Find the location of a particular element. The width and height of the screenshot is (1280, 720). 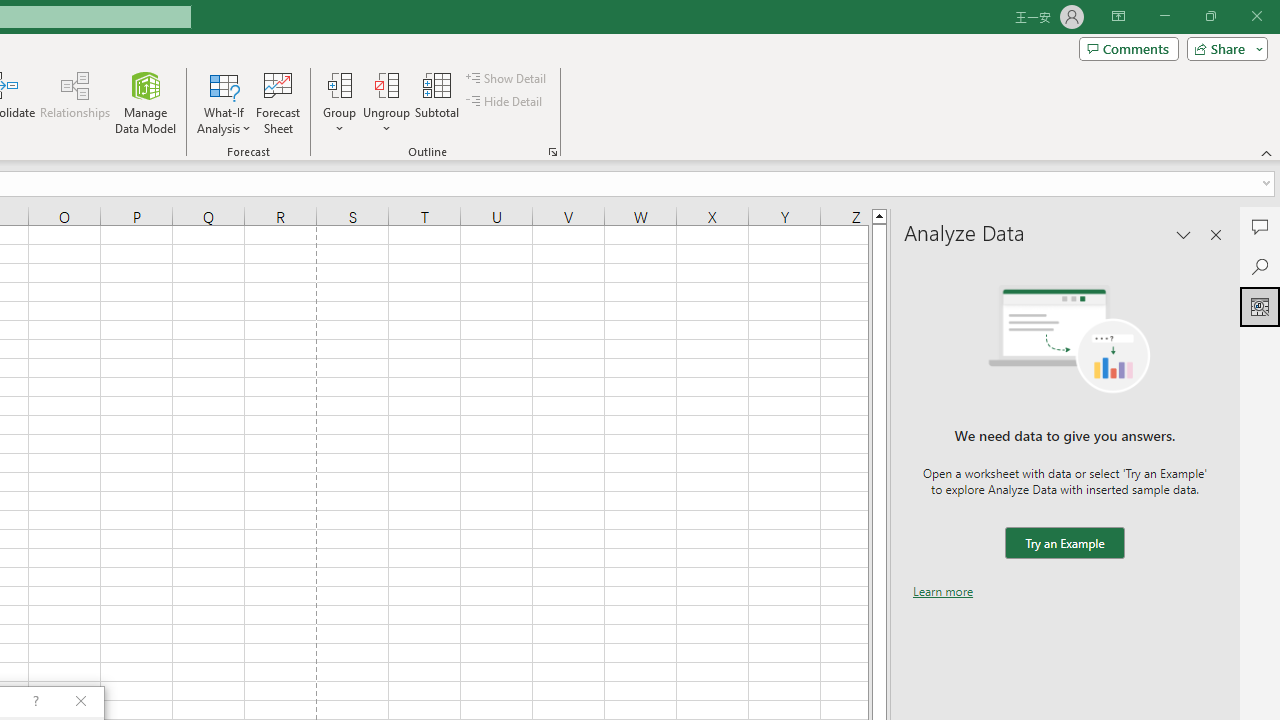

'What-If Analysis' is located at coordinates (224, 103).